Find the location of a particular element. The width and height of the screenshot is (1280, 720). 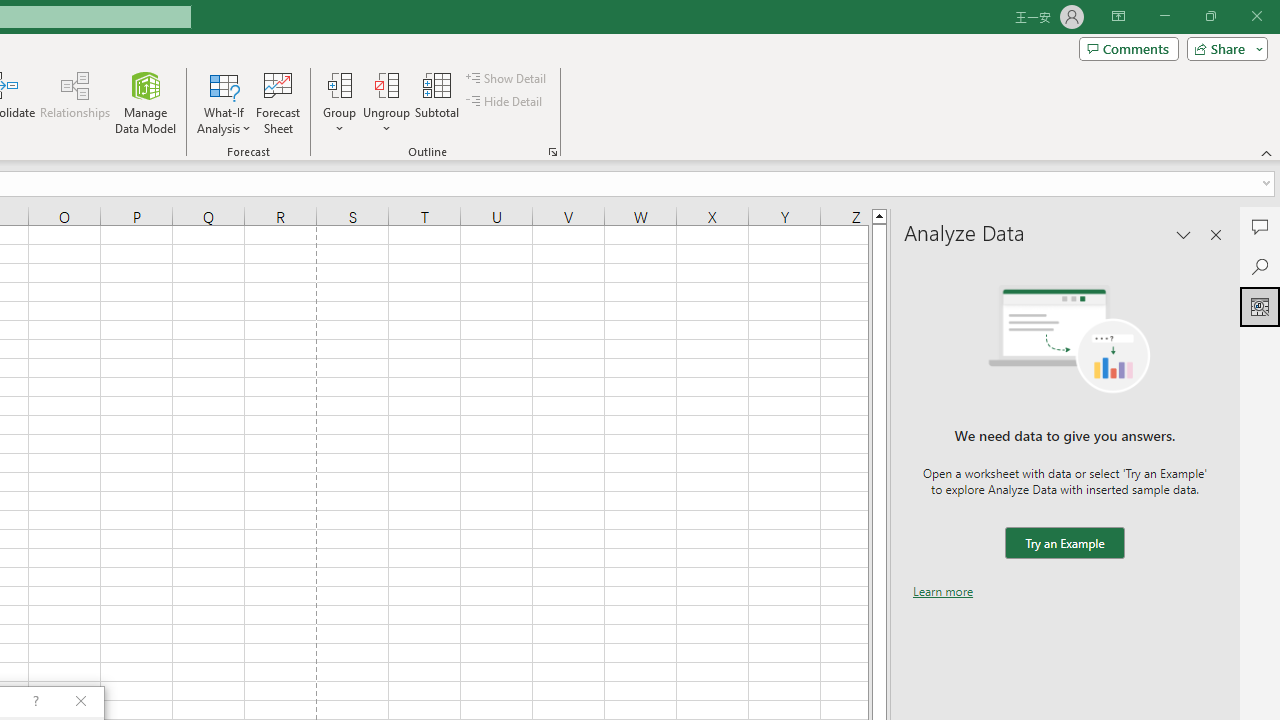

'What-If Analysis' is located at coordinates (224, 103).